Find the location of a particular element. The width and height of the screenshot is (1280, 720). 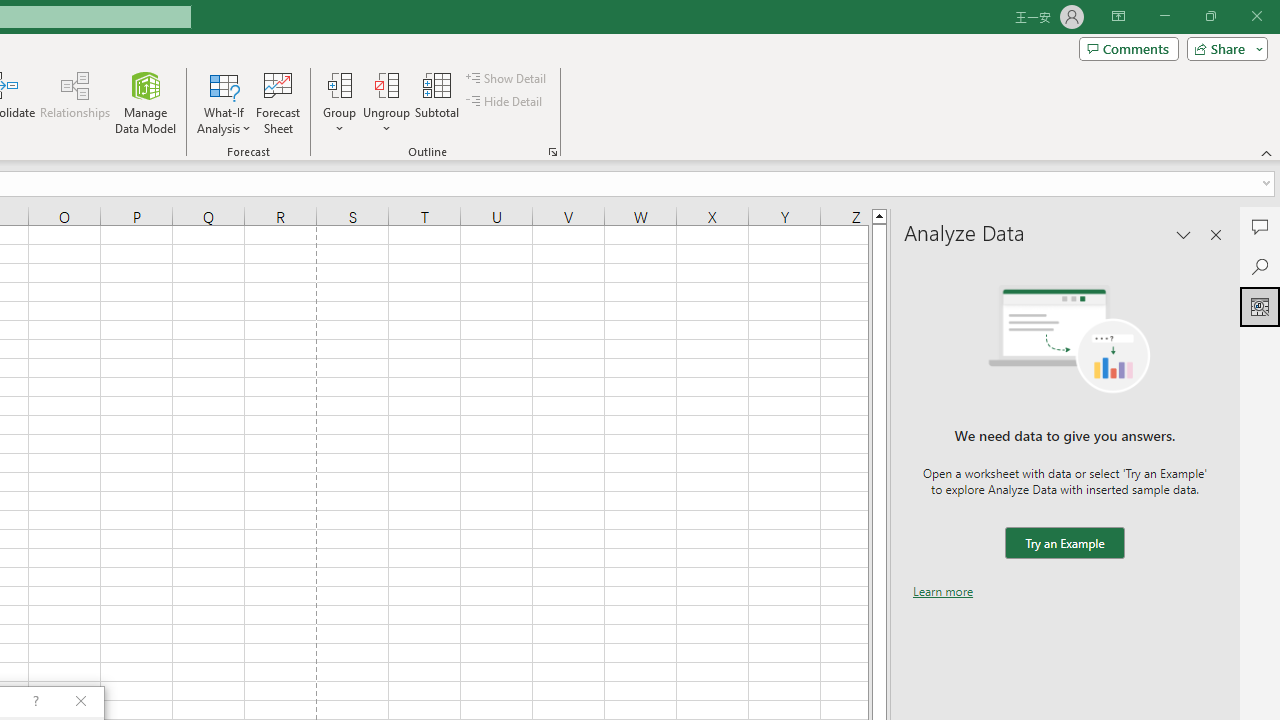

'What-If Analysis' is located at coordinates (224, 103).